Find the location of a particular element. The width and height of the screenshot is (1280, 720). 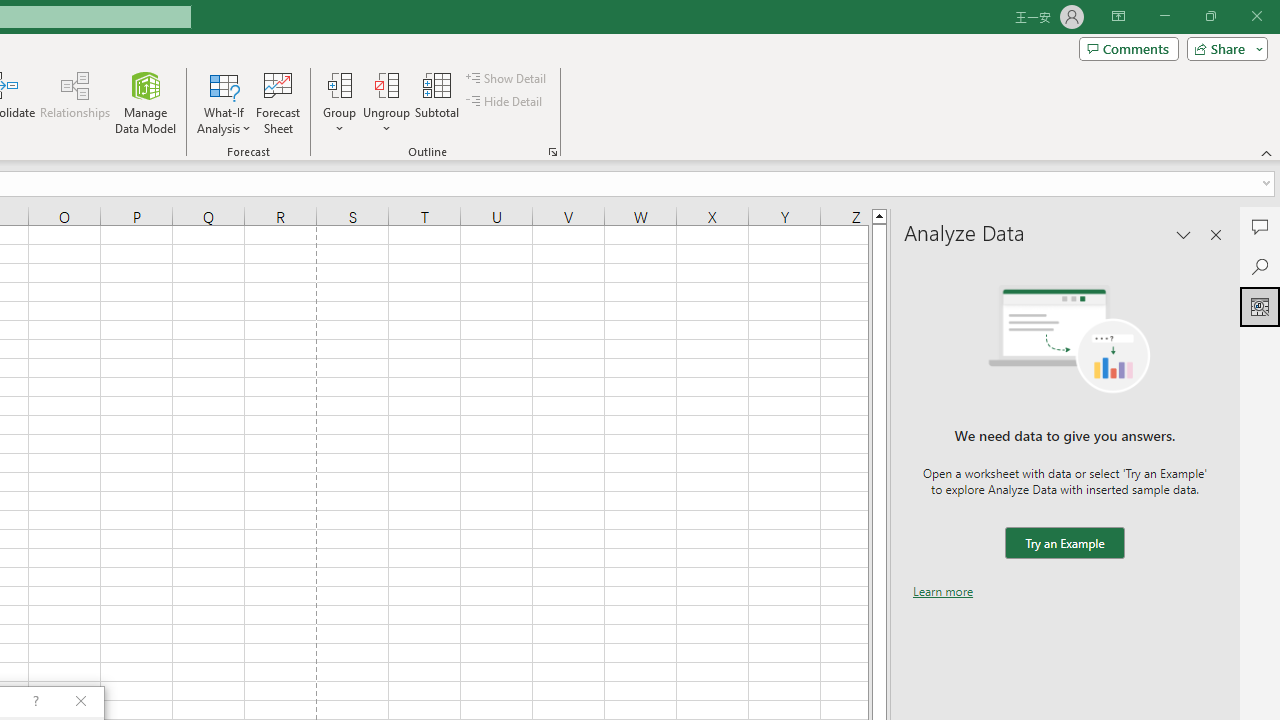

'What-If Analysis' is located at coordinates (224, 103).